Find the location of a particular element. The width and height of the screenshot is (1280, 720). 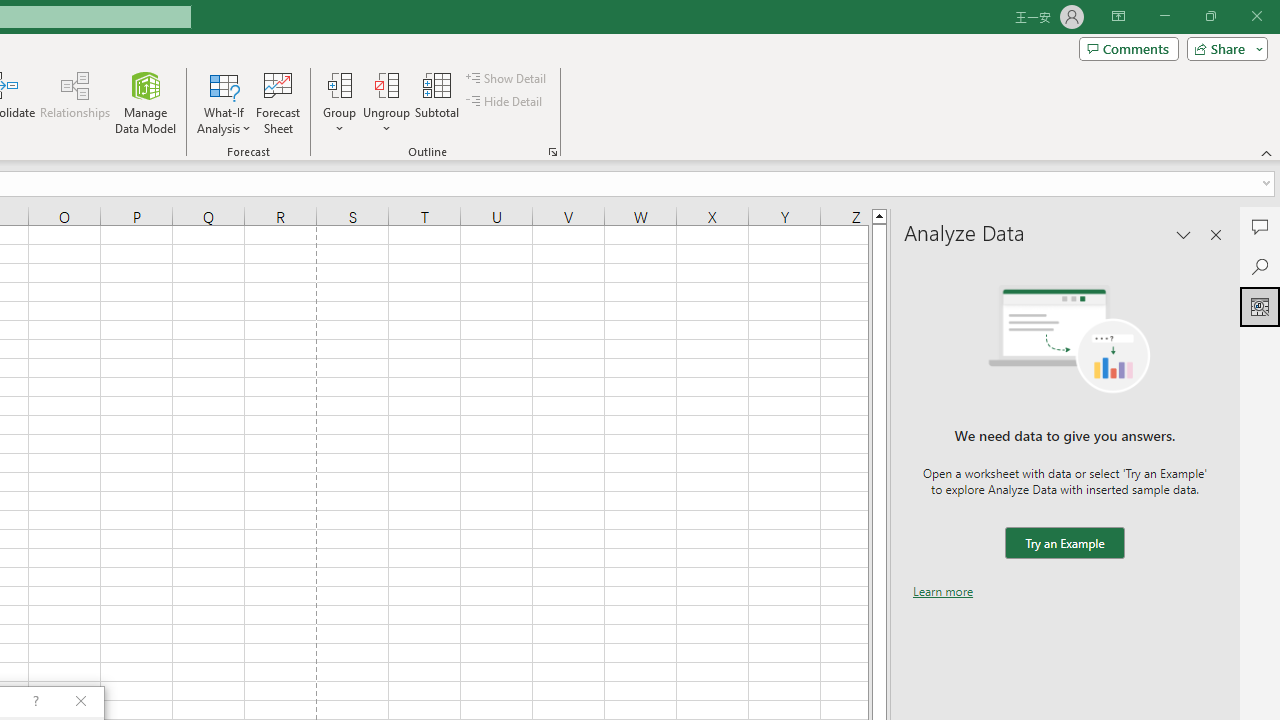

'What-If Analysis' is located at coordinates (224, 103).